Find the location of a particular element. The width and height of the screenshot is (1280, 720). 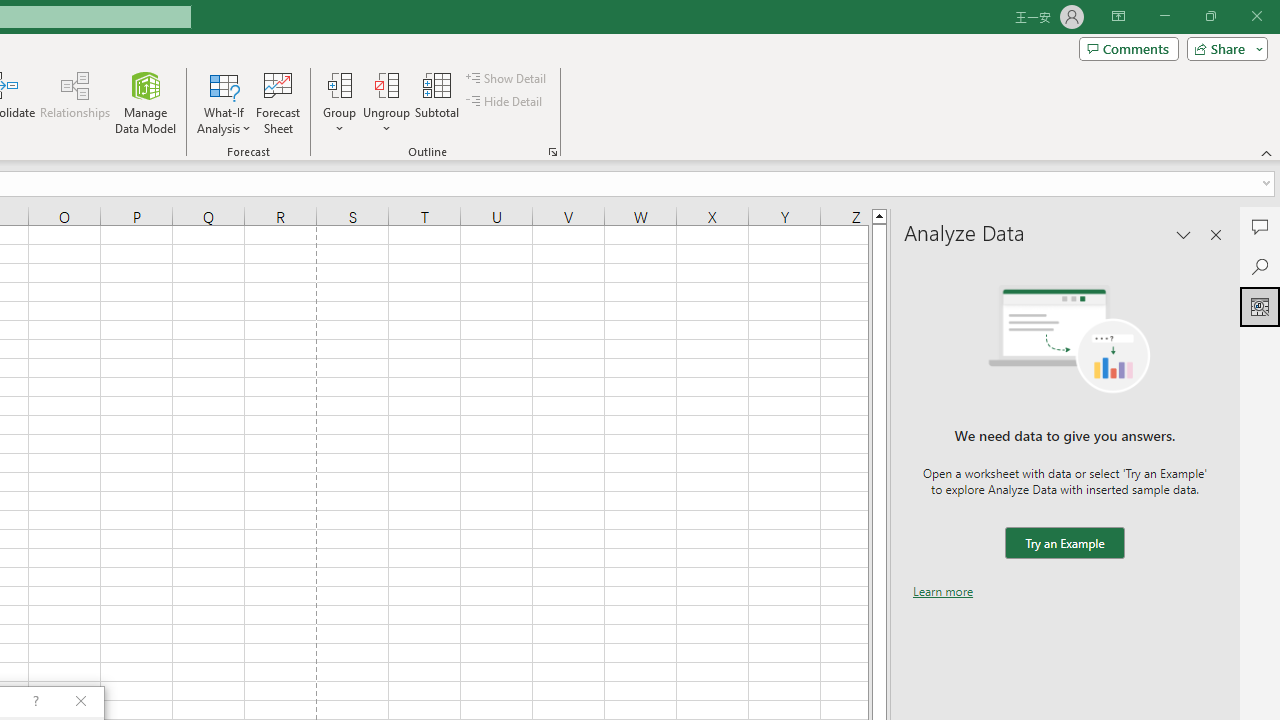

'What-If Analysis' is located at coordinates (224, 103).